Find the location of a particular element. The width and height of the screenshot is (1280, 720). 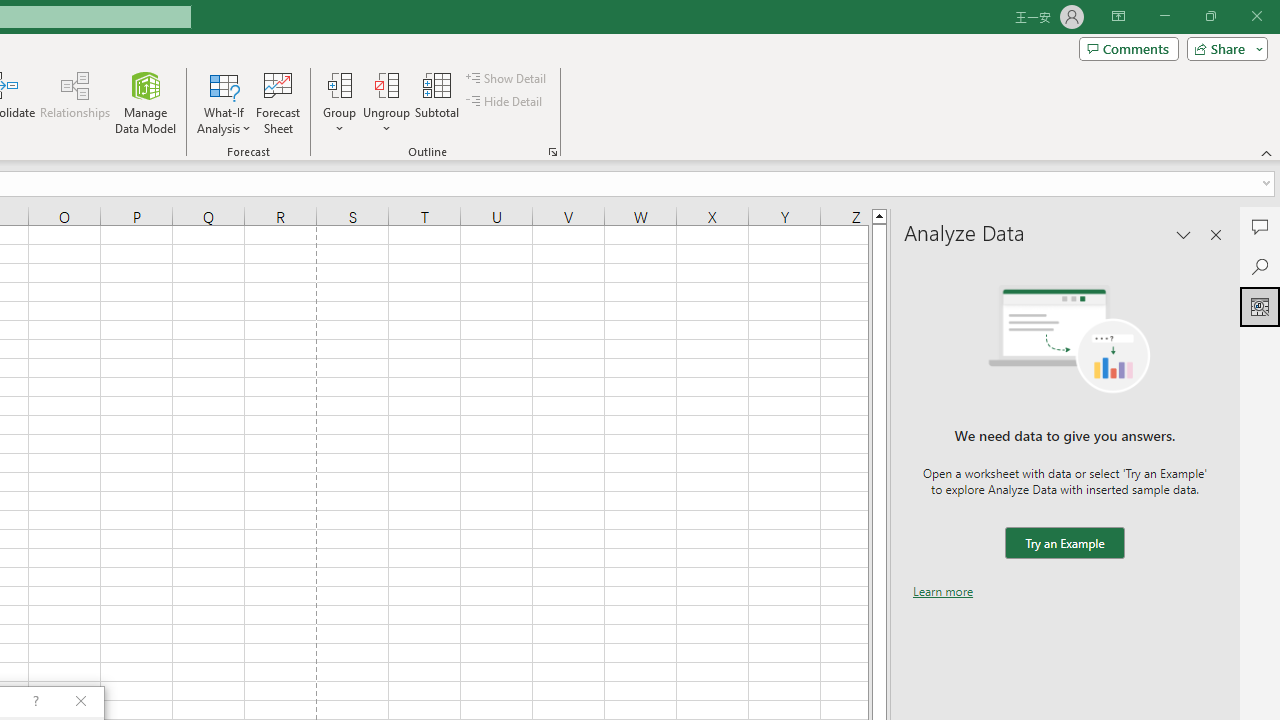

'What-If Analysis' is located at coordinates (224, 103).